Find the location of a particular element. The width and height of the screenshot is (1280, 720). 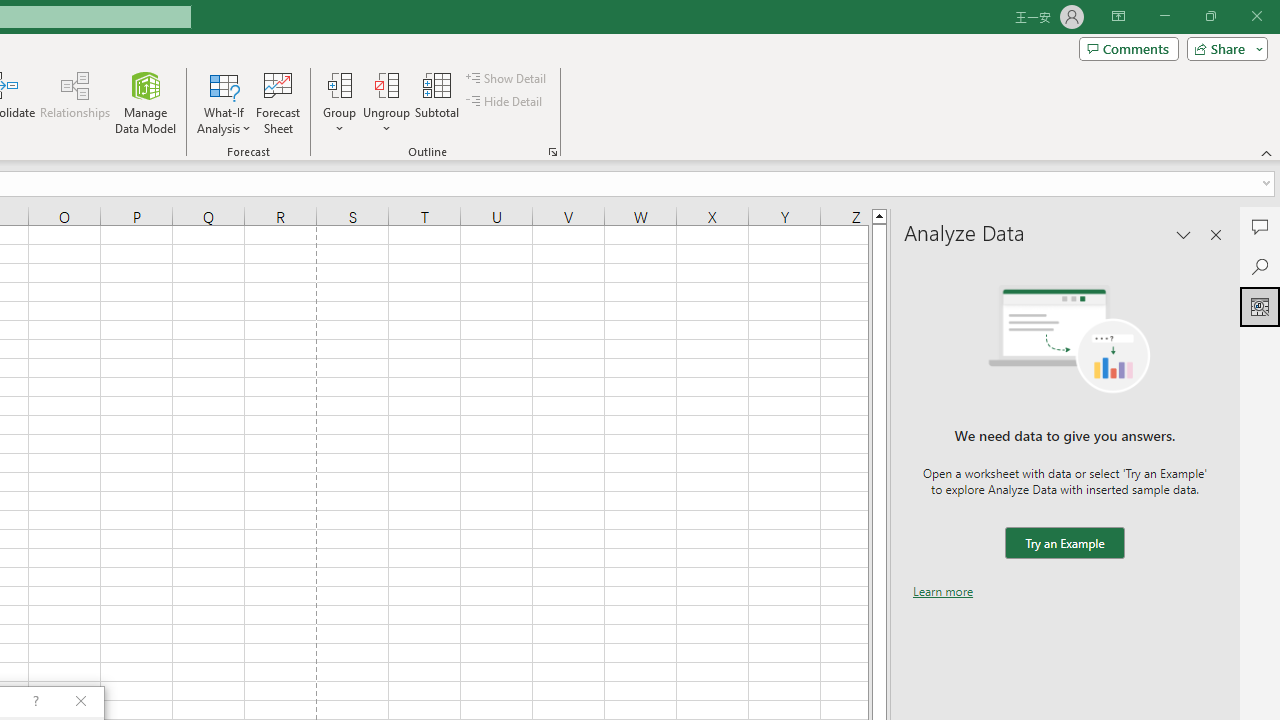

'What-If Analysis' is located at coordinates (224, 103).